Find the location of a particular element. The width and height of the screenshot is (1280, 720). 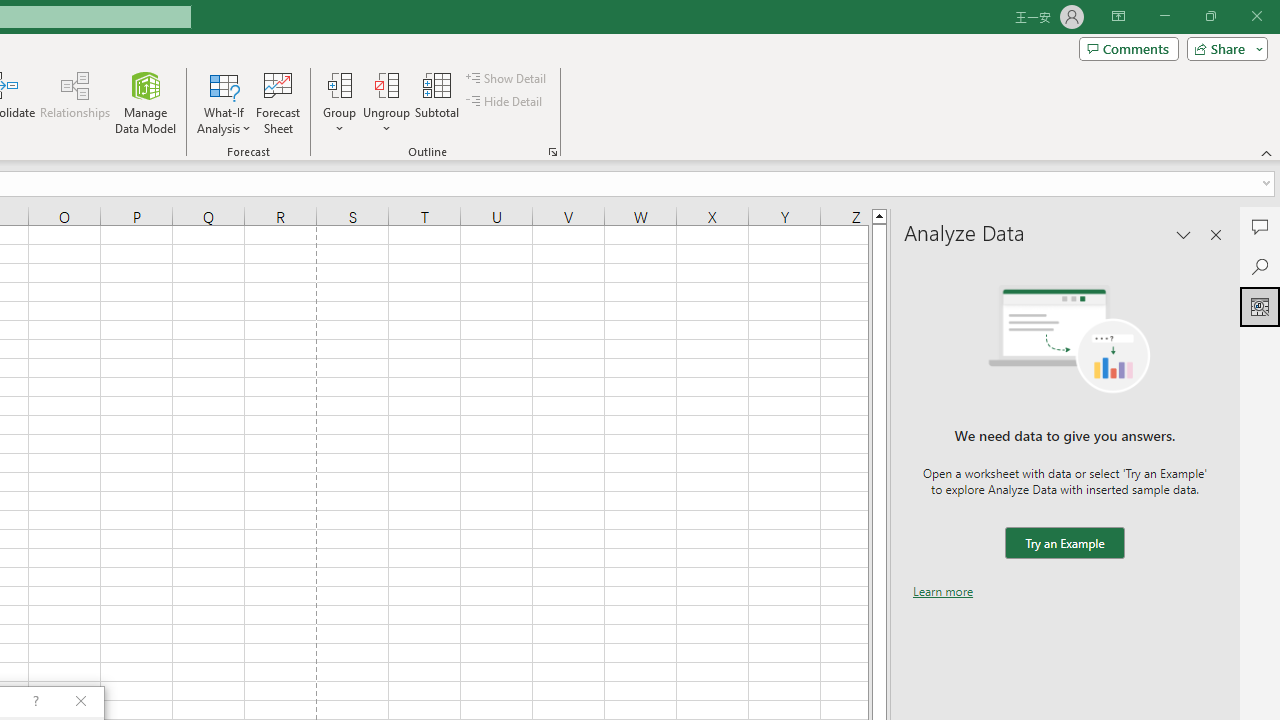

'What-If Analysis' is located at coordinates (224, 103).